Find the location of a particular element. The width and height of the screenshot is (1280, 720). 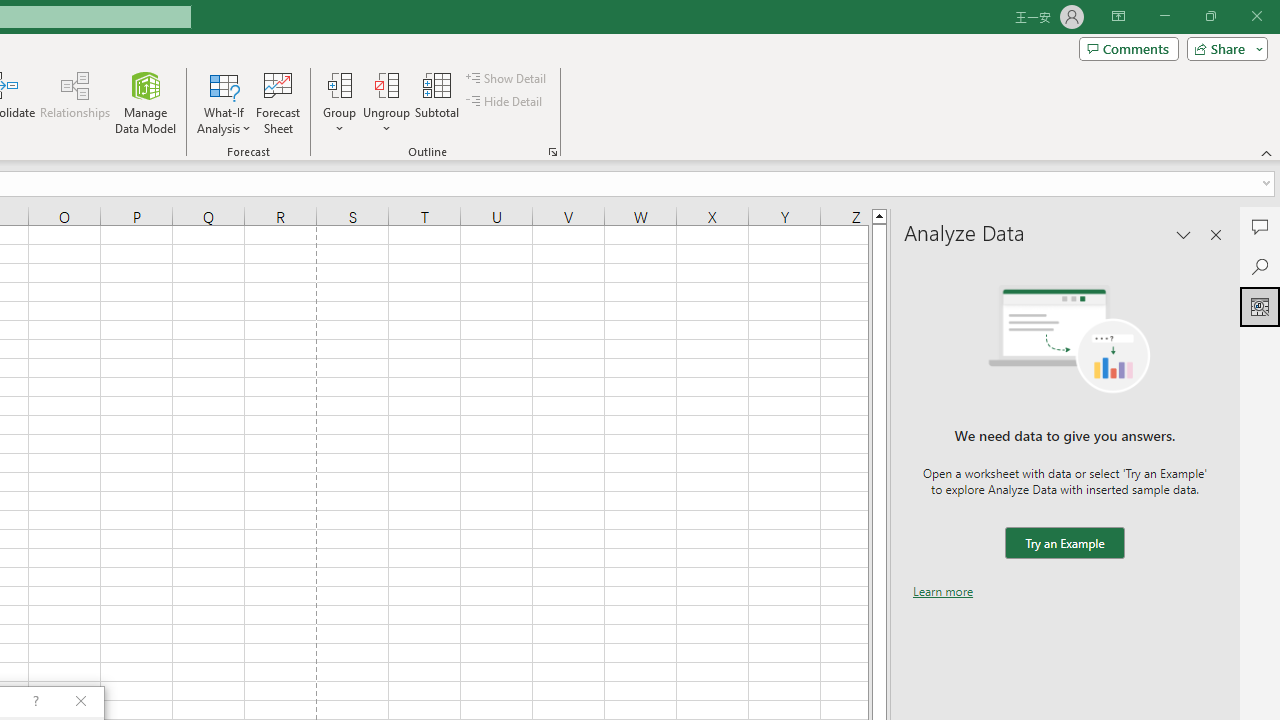

'What-If Analysis' is located at coordinates (224, 103).